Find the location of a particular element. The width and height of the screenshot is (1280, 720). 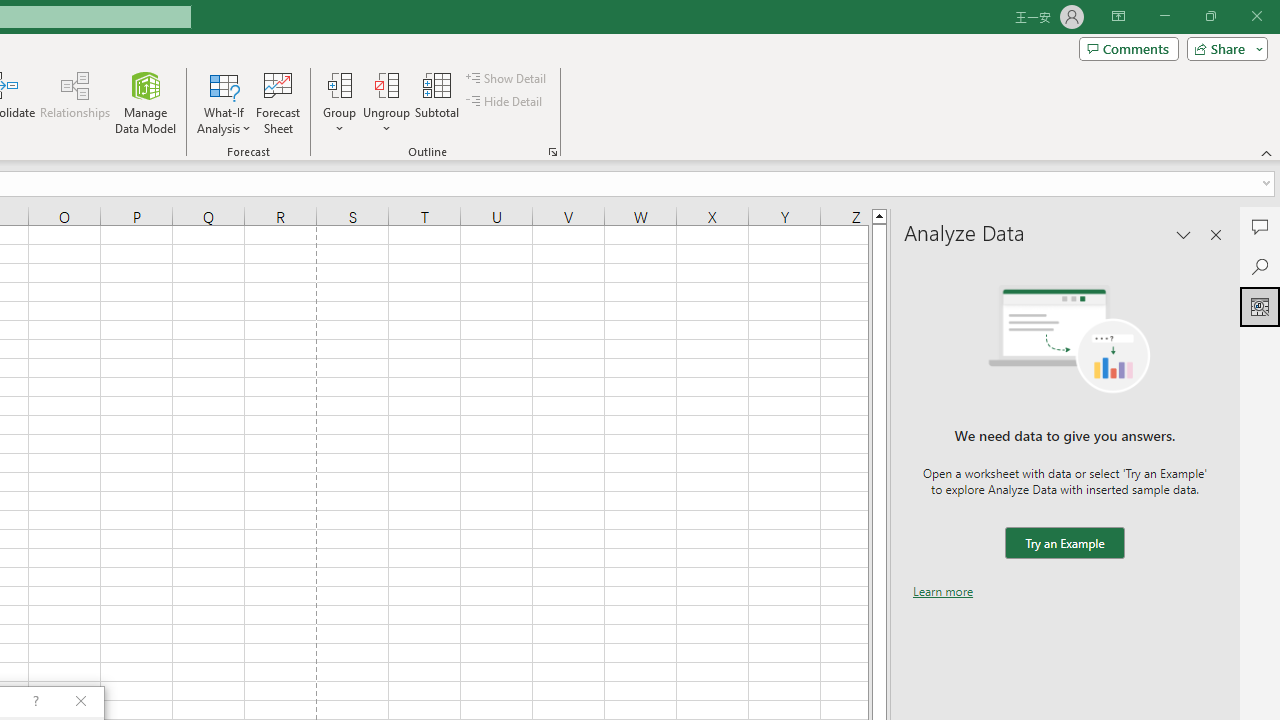

'What-If Analysis' is located at coordinates (224, 103).